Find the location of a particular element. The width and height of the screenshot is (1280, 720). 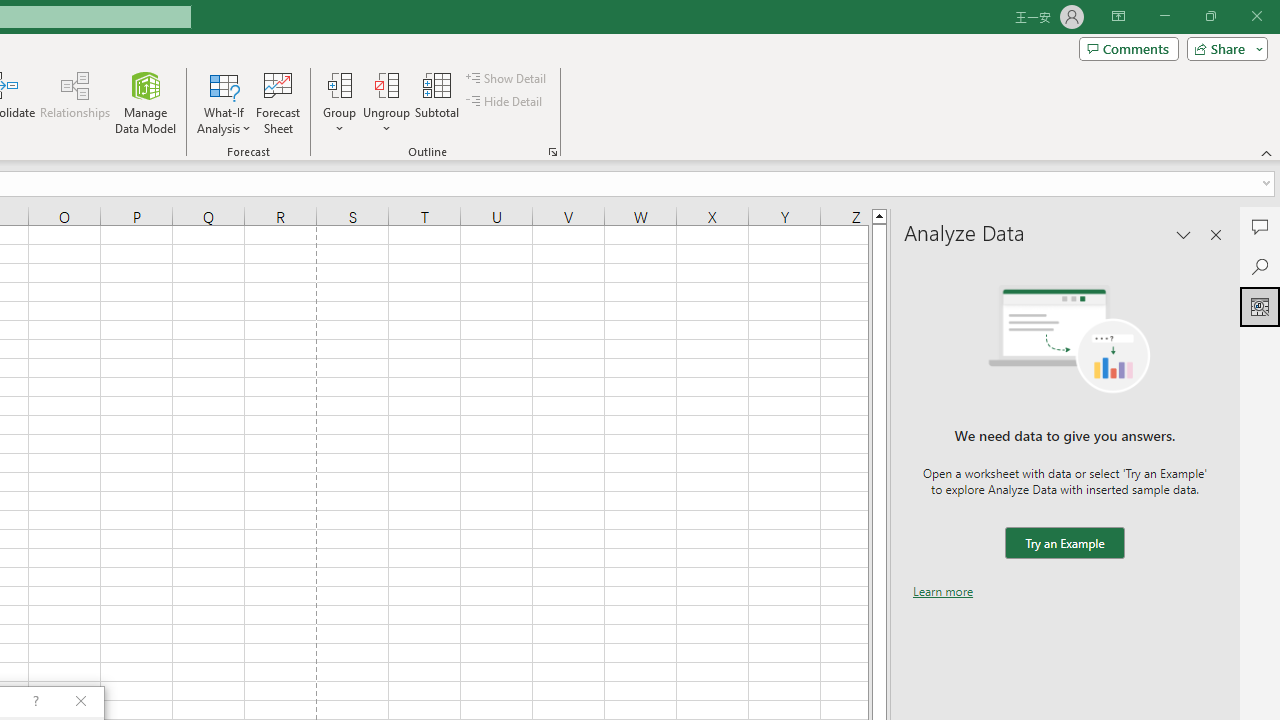

'What-If Analysis' is located at coordinates (224, 103).